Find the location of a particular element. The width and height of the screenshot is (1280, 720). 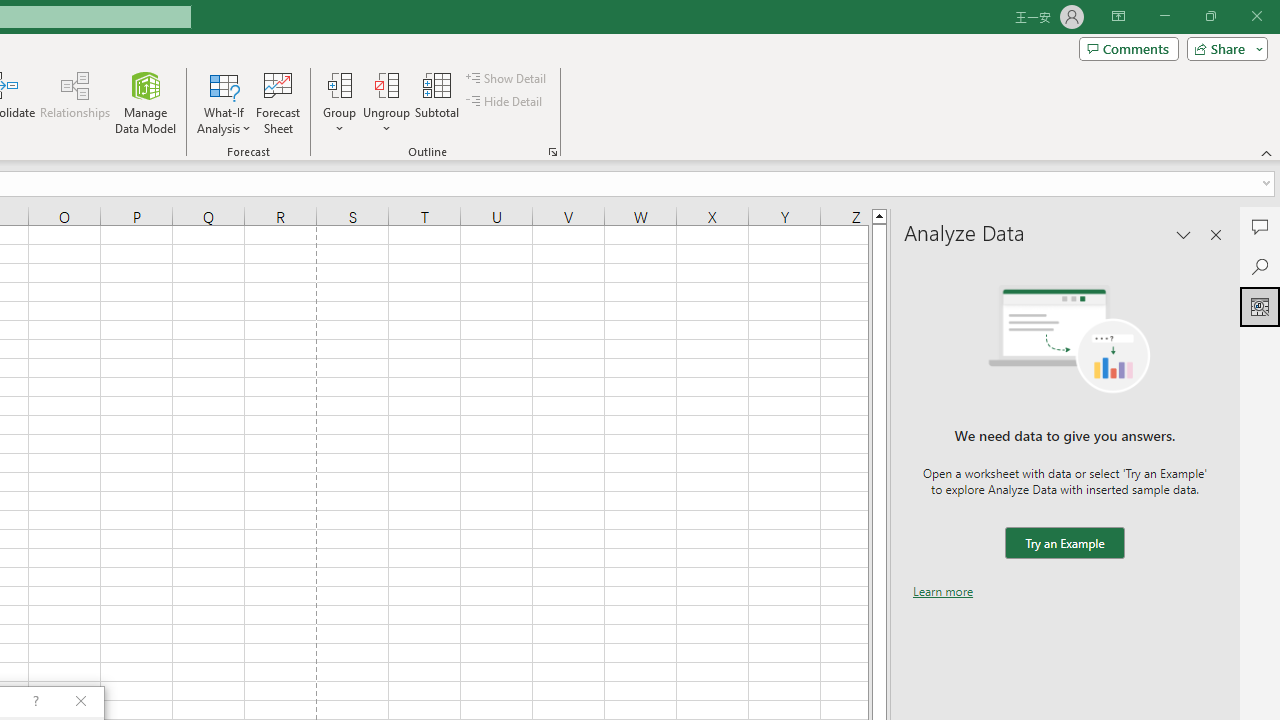

'What-If Analysis' is located at coordinates (224, 103).